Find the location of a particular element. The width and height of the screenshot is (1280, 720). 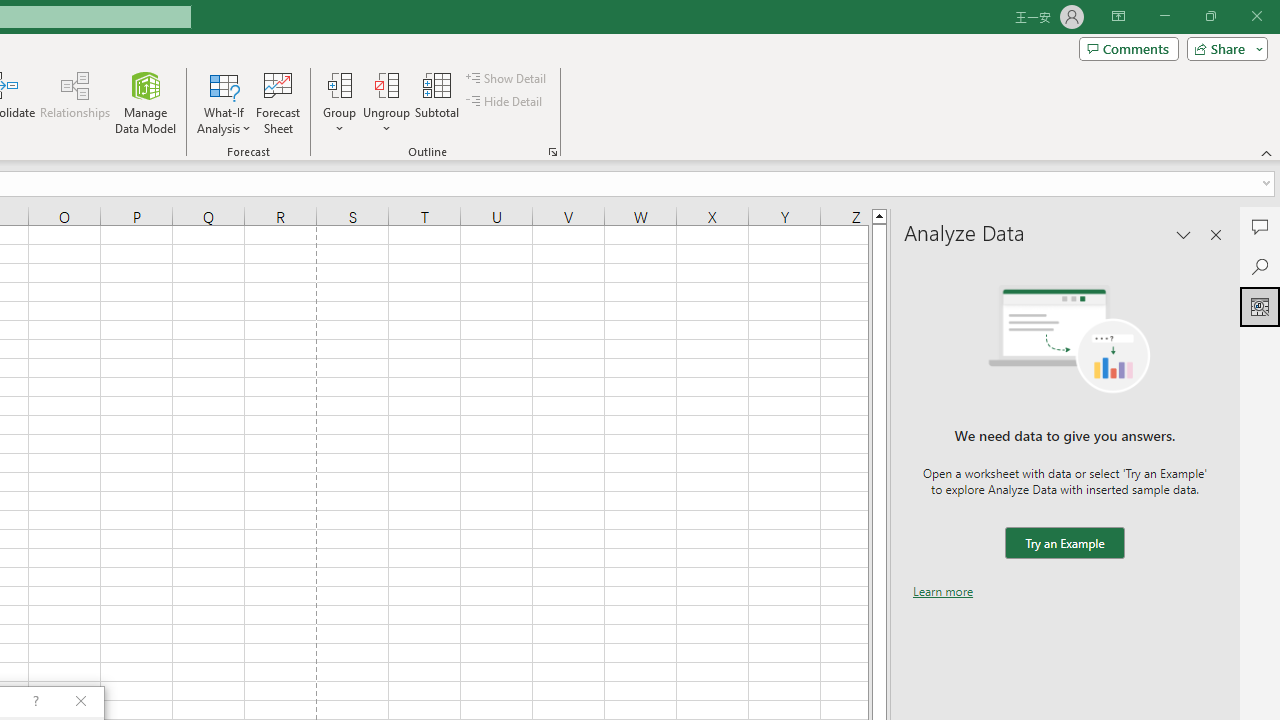

'What-If Analysis' is located at coordinates (224, 103).